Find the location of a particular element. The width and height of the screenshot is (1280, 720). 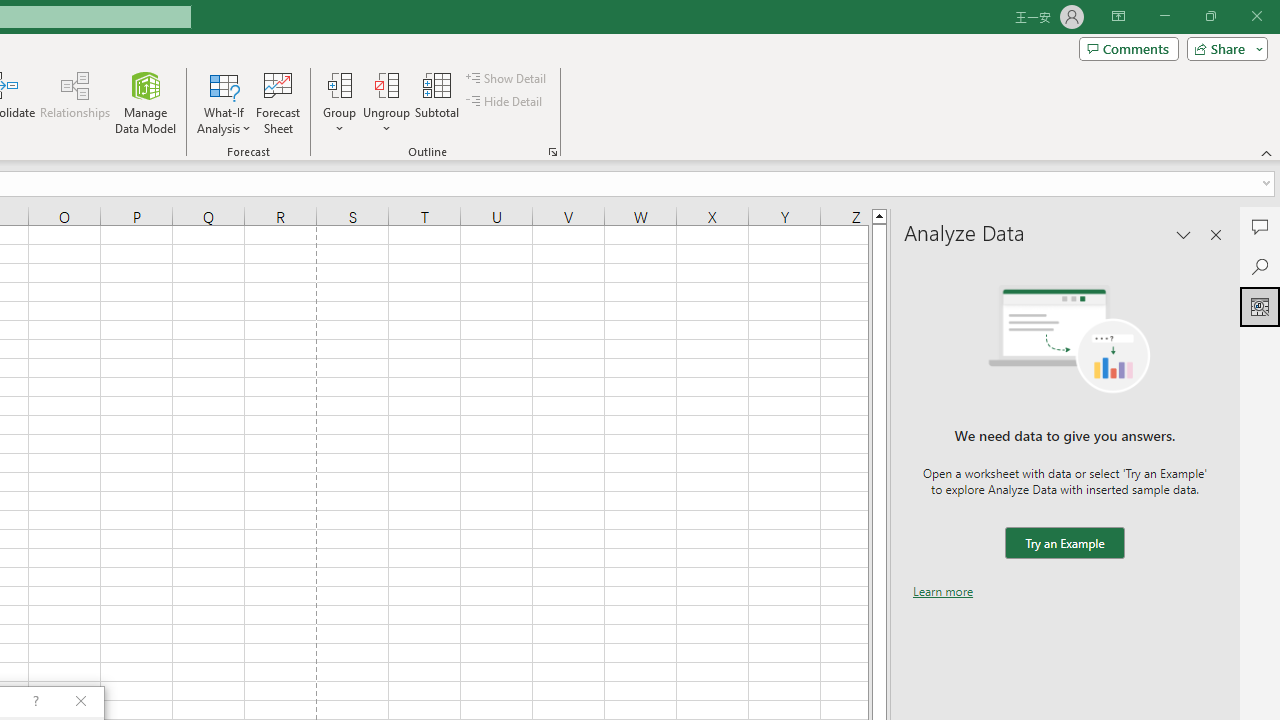

'What-If Analysis' is located at coordinates (224, 103).